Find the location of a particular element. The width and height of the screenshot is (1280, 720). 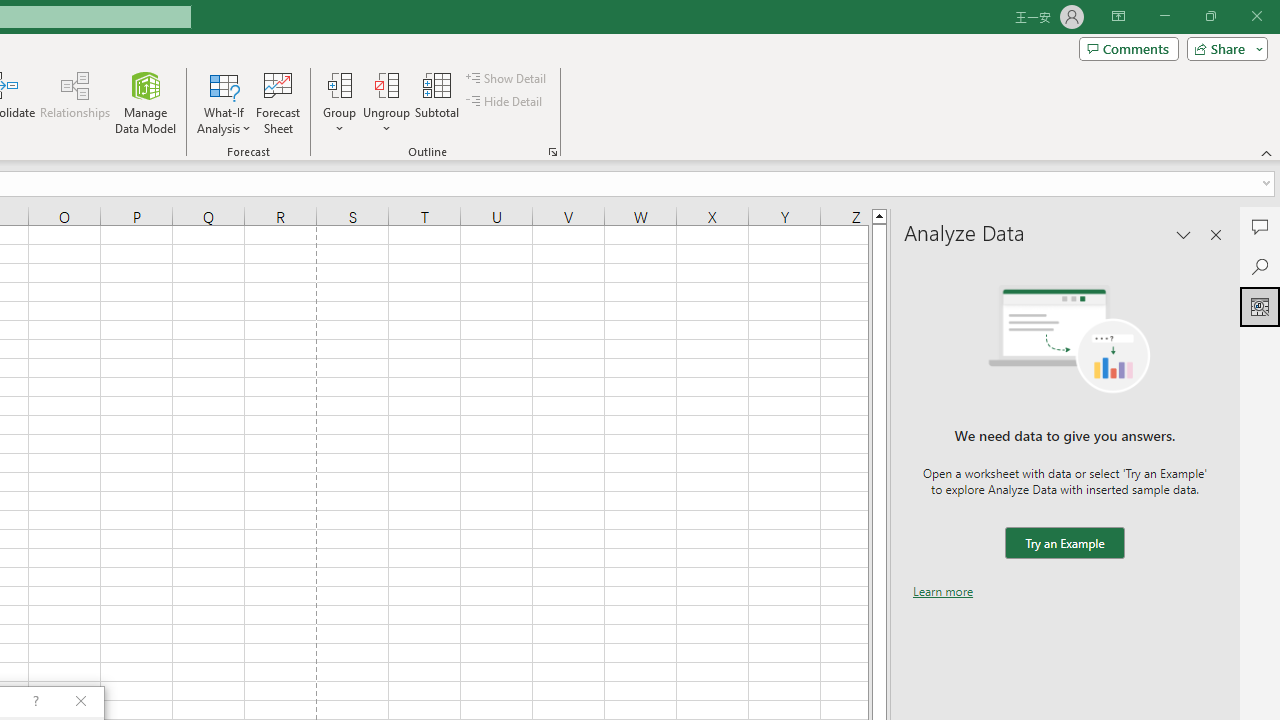

'What-If Analysis' is located at coordinates (224, 103).